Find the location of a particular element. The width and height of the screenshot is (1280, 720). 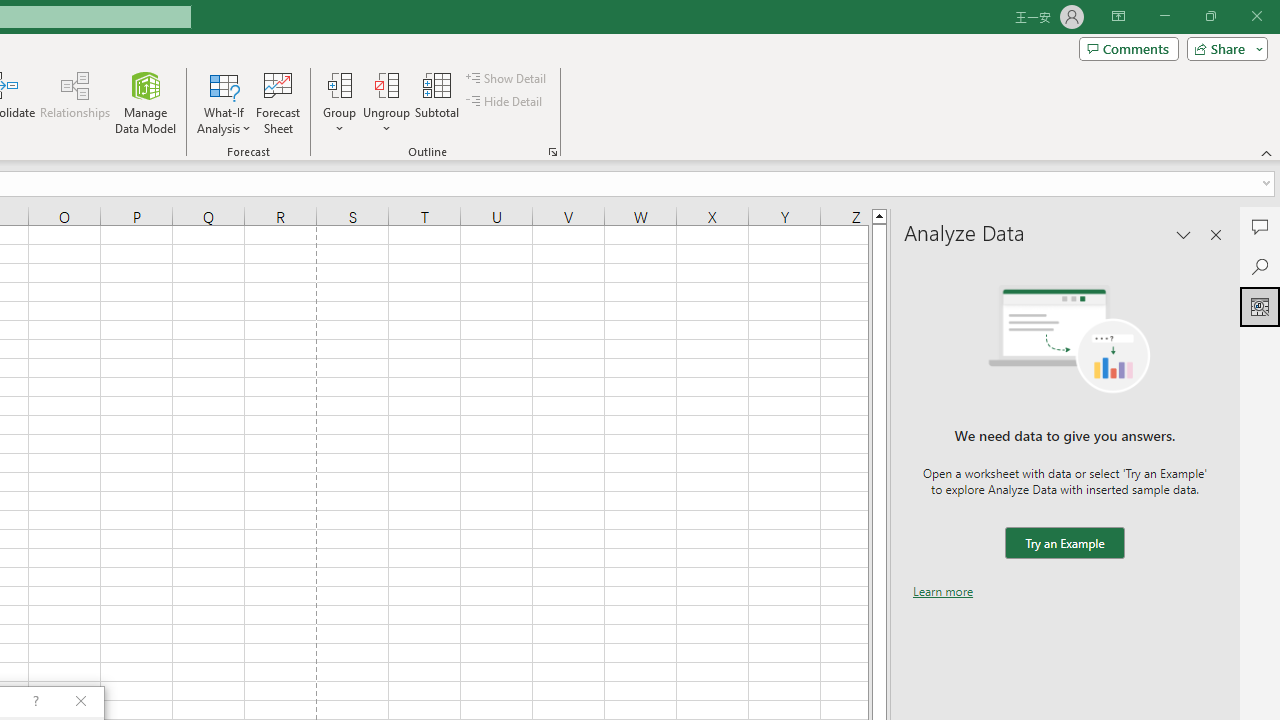

'What-If Analysis' is located at coordinates (224, 103).